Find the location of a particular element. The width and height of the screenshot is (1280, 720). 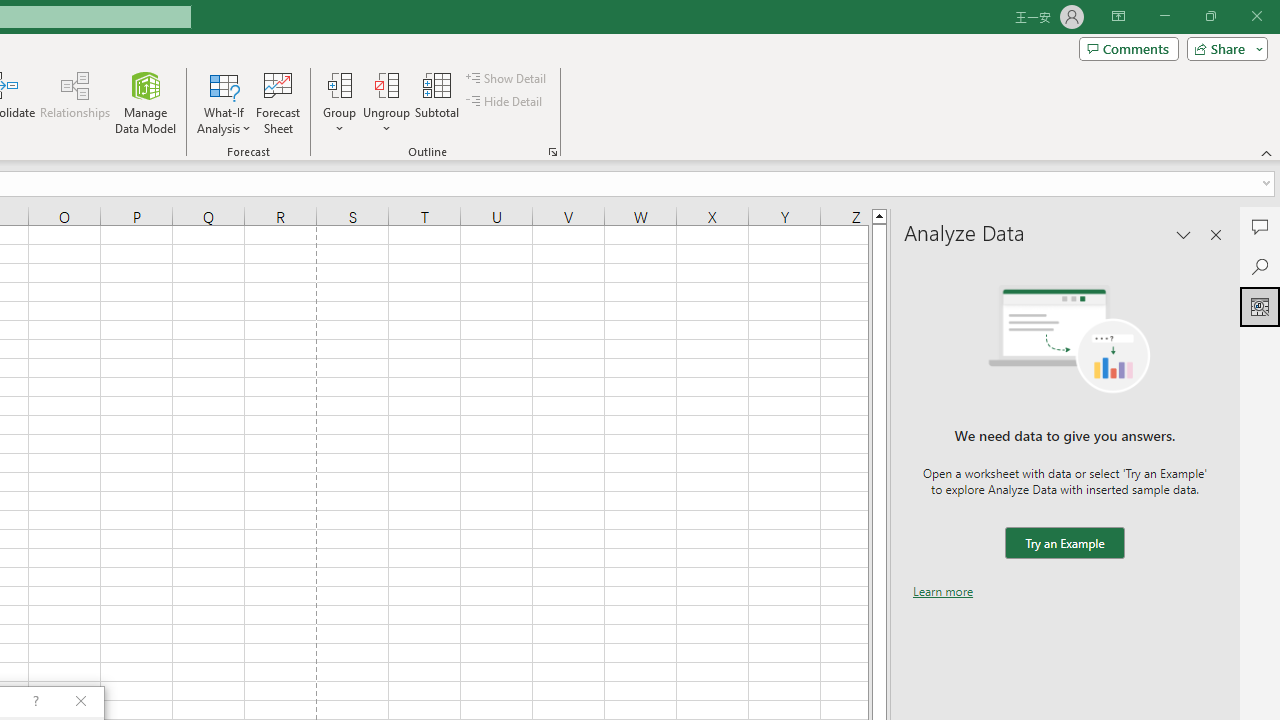

'What-If Analysis' is located at coordinates (224, 103).